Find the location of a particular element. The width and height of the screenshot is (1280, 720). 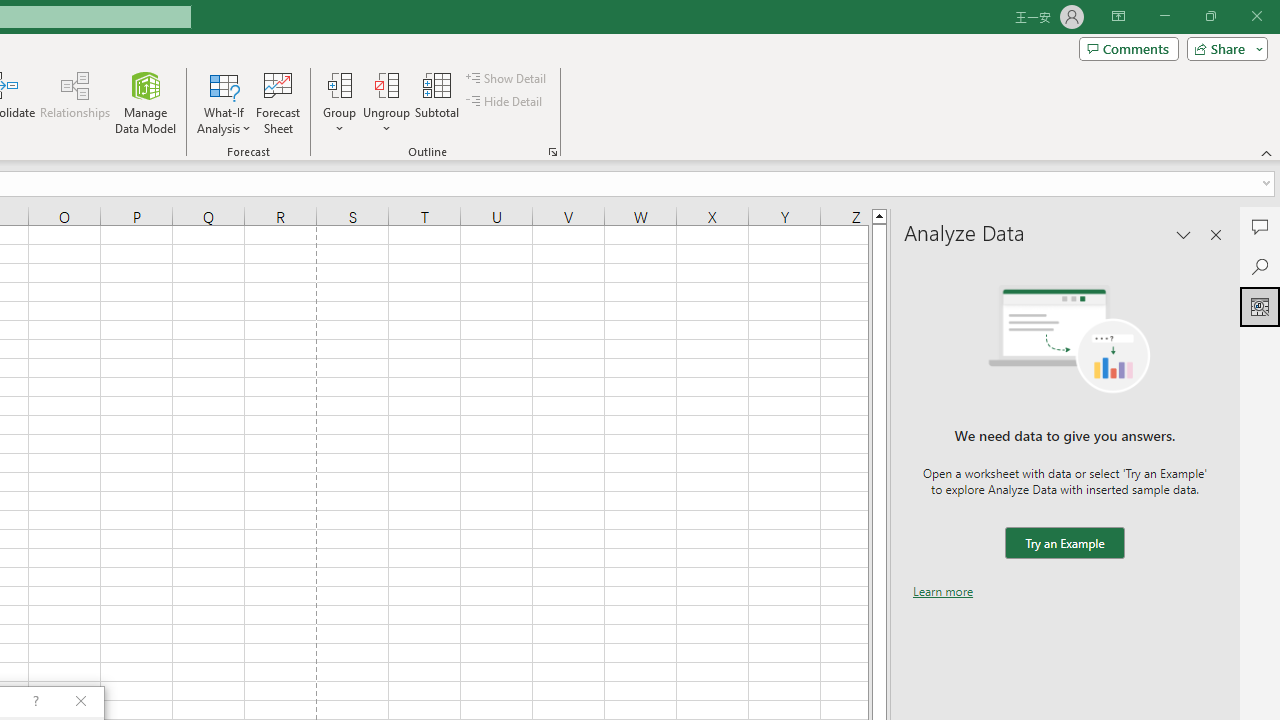

'What-If Analysis' is located at coordinates (224, 103).